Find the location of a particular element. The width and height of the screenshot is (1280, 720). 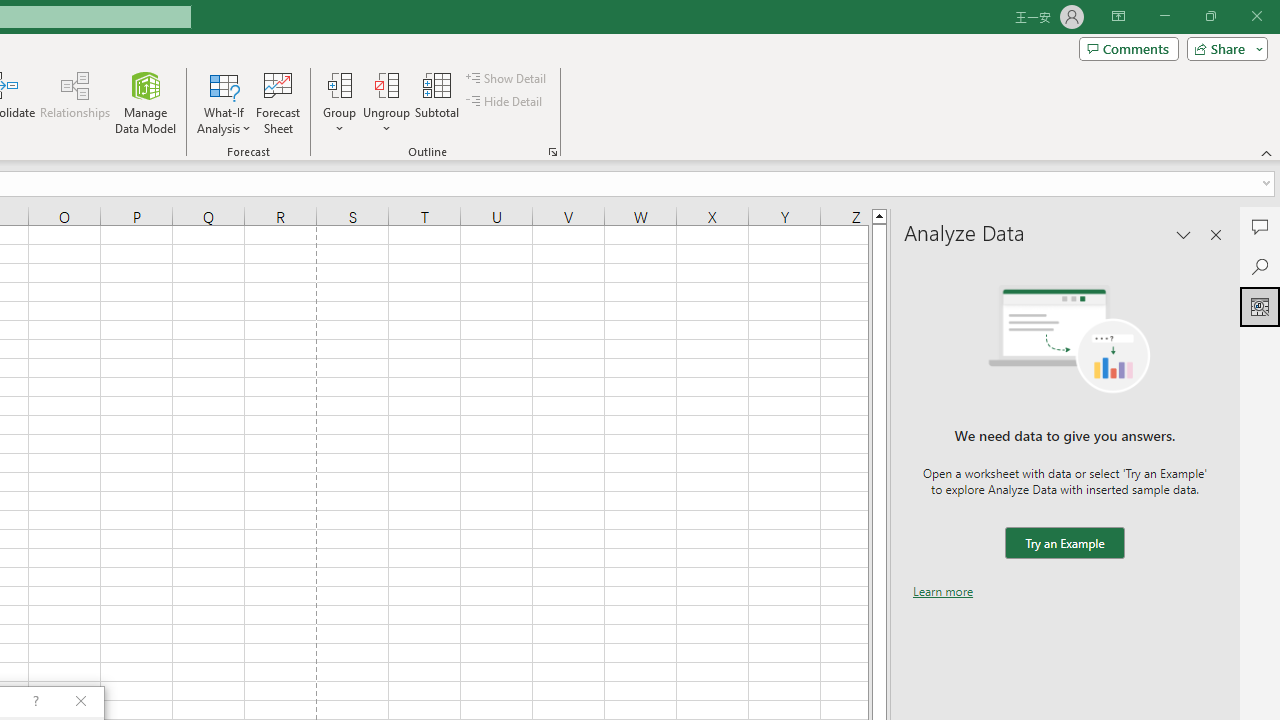

'What-If Analysis' is located at coordinates (224, 103).